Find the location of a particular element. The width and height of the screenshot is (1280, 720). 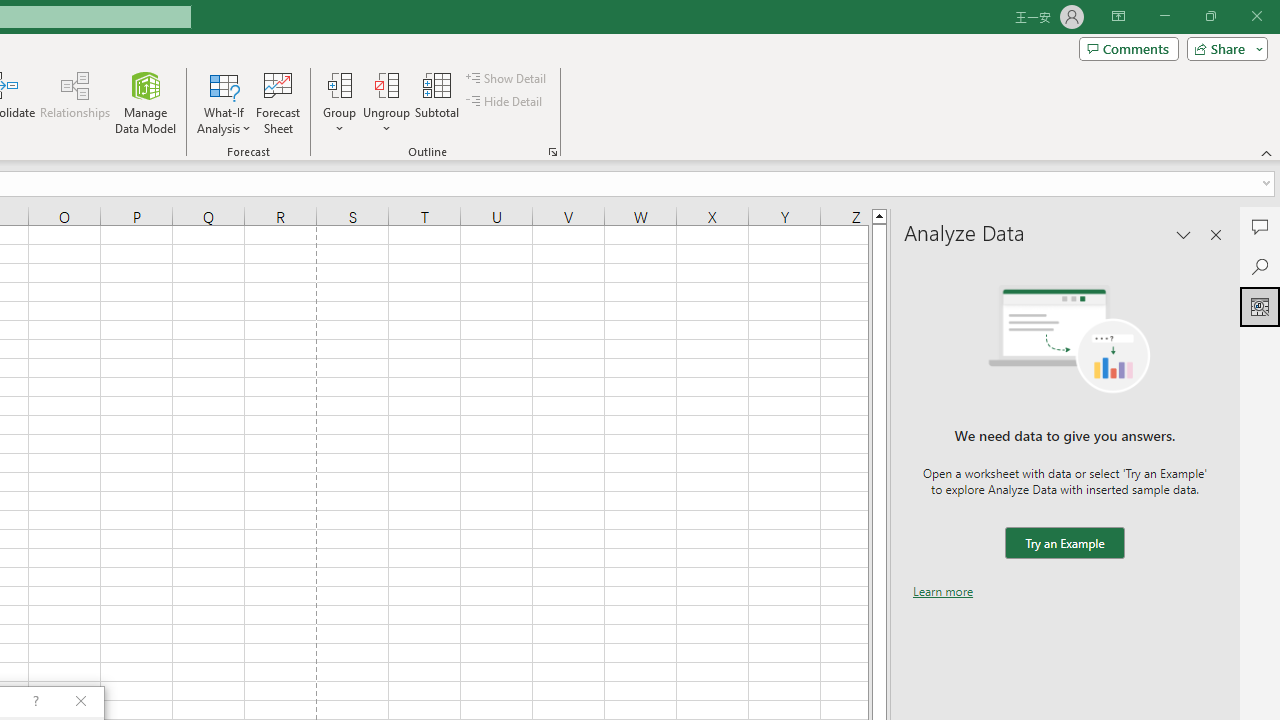

'What-If Analysis' is located at coordinates (224, 103).